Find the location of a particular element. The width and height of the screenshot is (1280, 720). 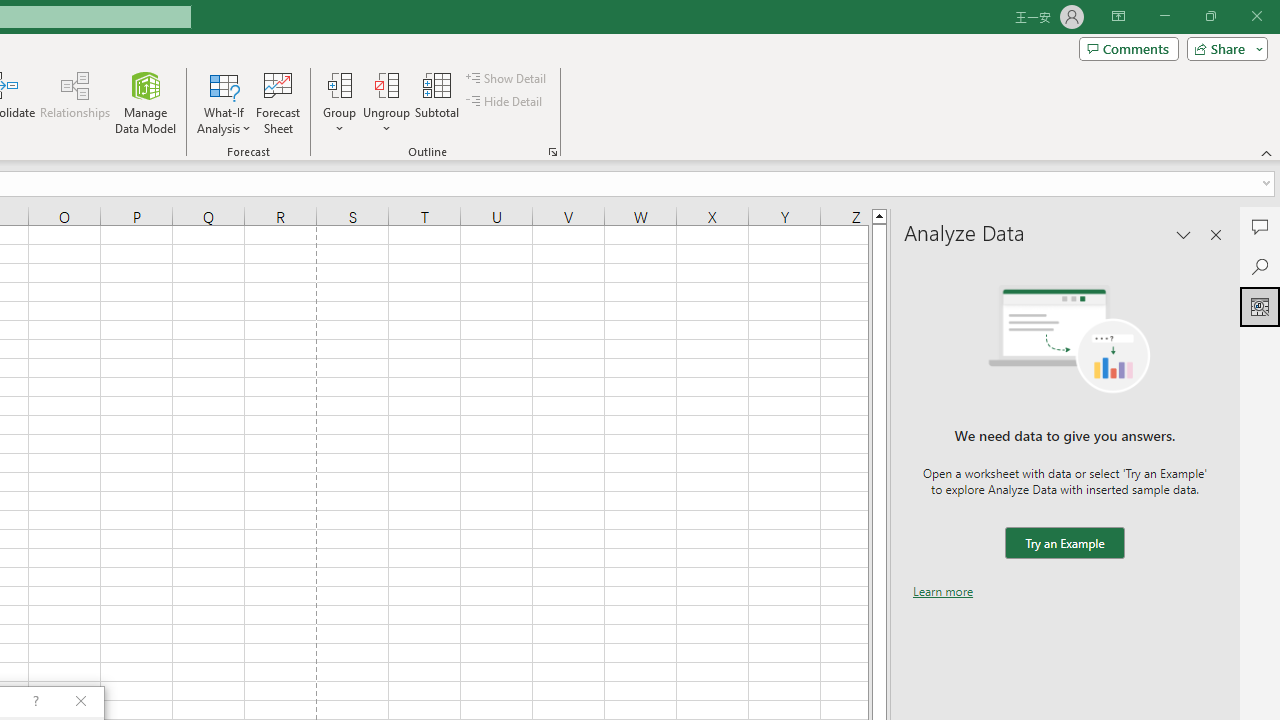

'What-If Analysis' is located at coordinates (224, 103).